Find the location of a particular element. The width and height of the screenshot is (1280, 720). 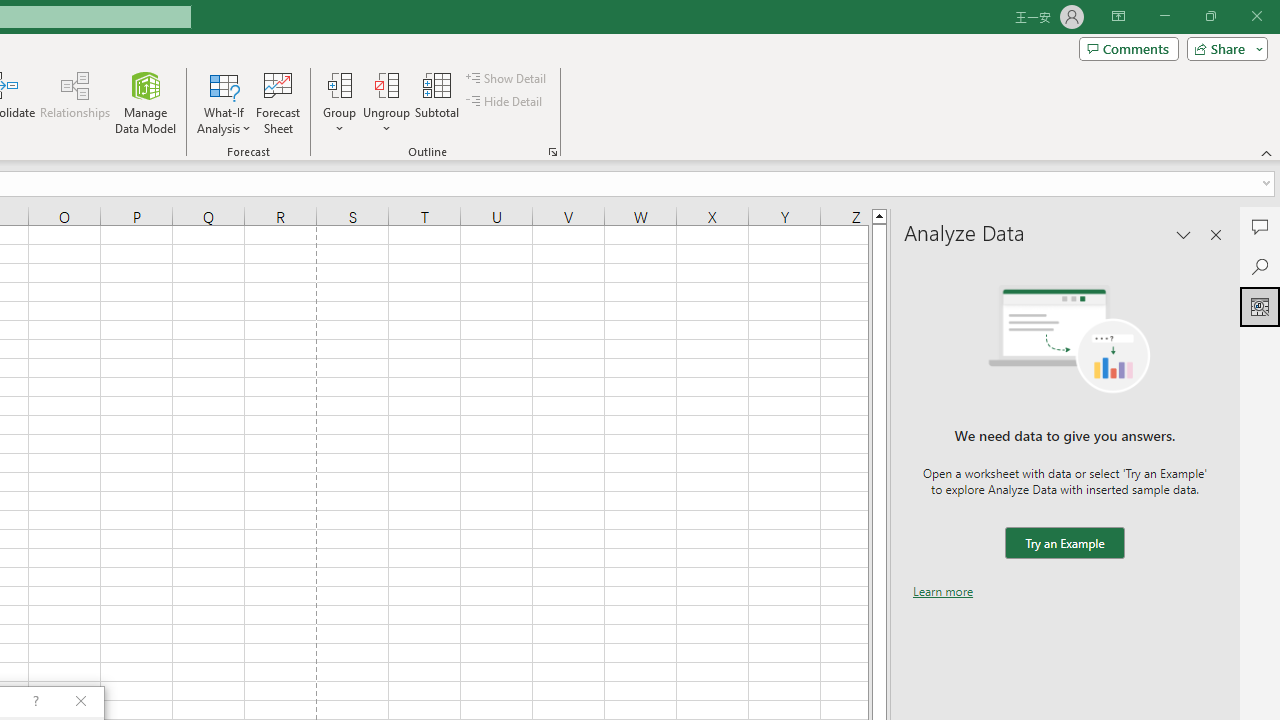

'What-If Analysis' is located at coordinates (224, 103).